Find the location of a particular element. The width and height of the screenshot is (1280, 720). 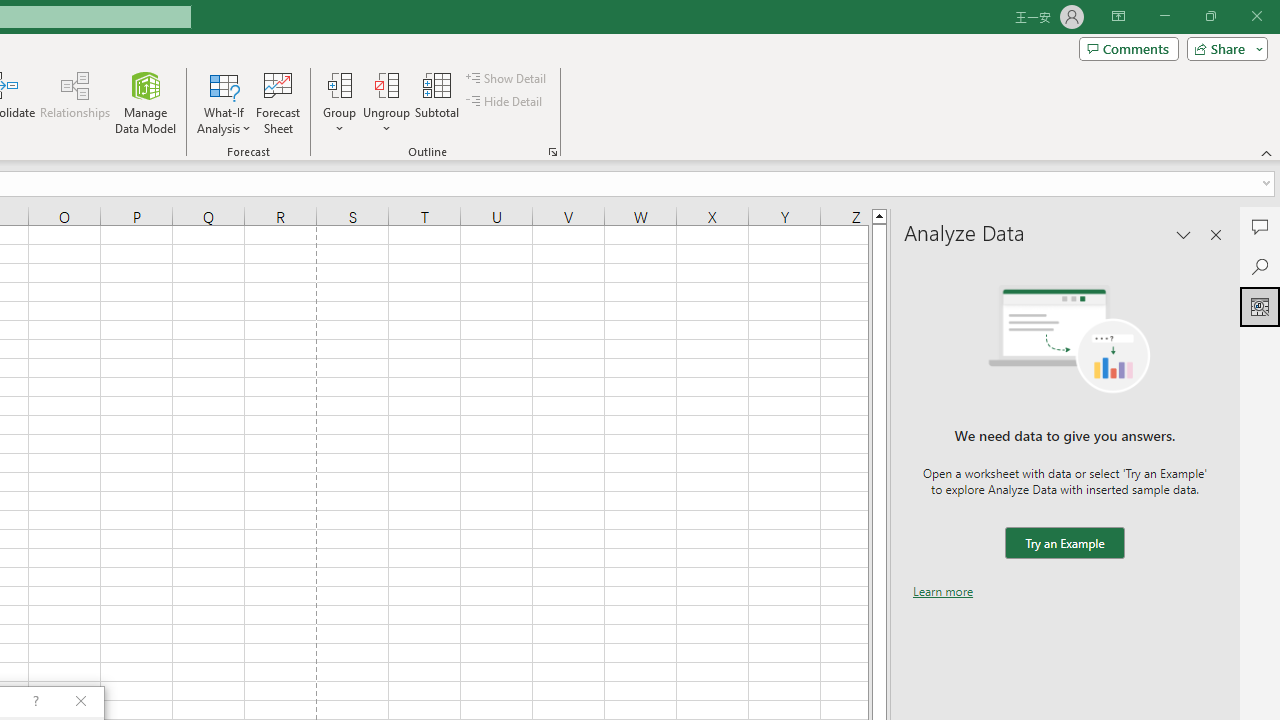

'What-If Analysis' is located at coordinates (224, 103).